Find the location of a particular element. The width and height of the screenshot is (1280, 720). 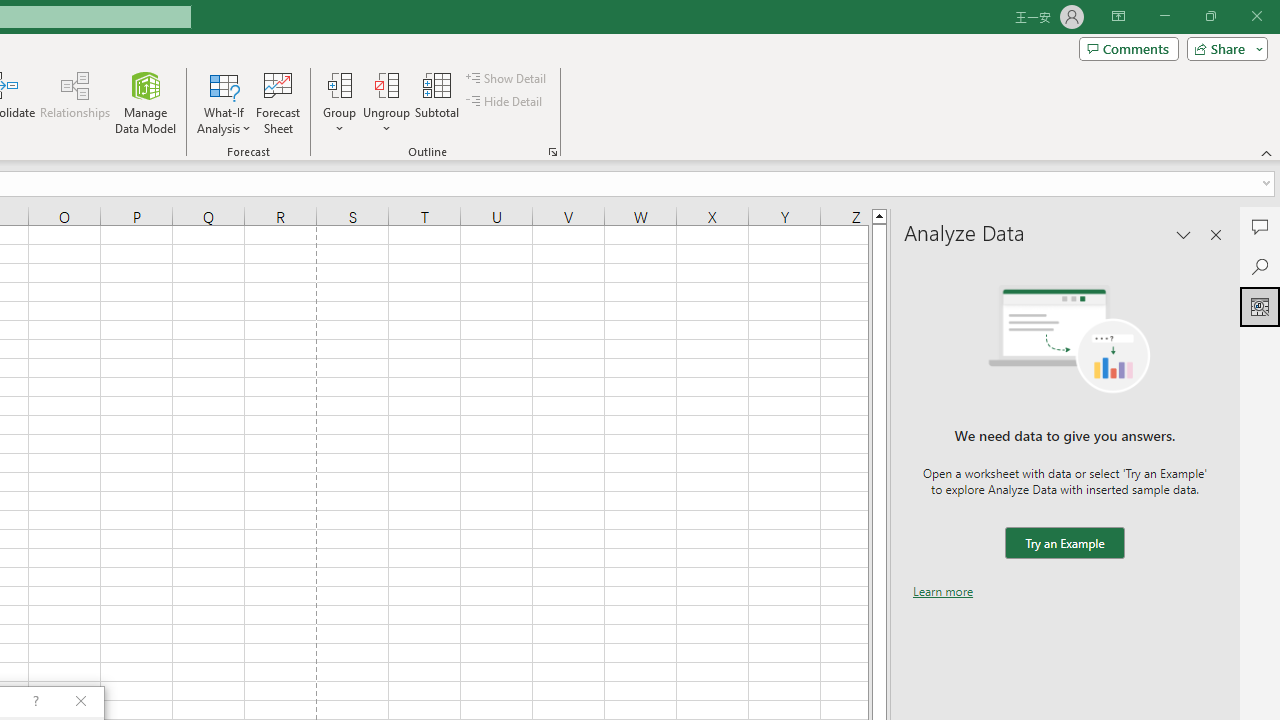

'What-If Analysis' is located at coordinates (224, 103).